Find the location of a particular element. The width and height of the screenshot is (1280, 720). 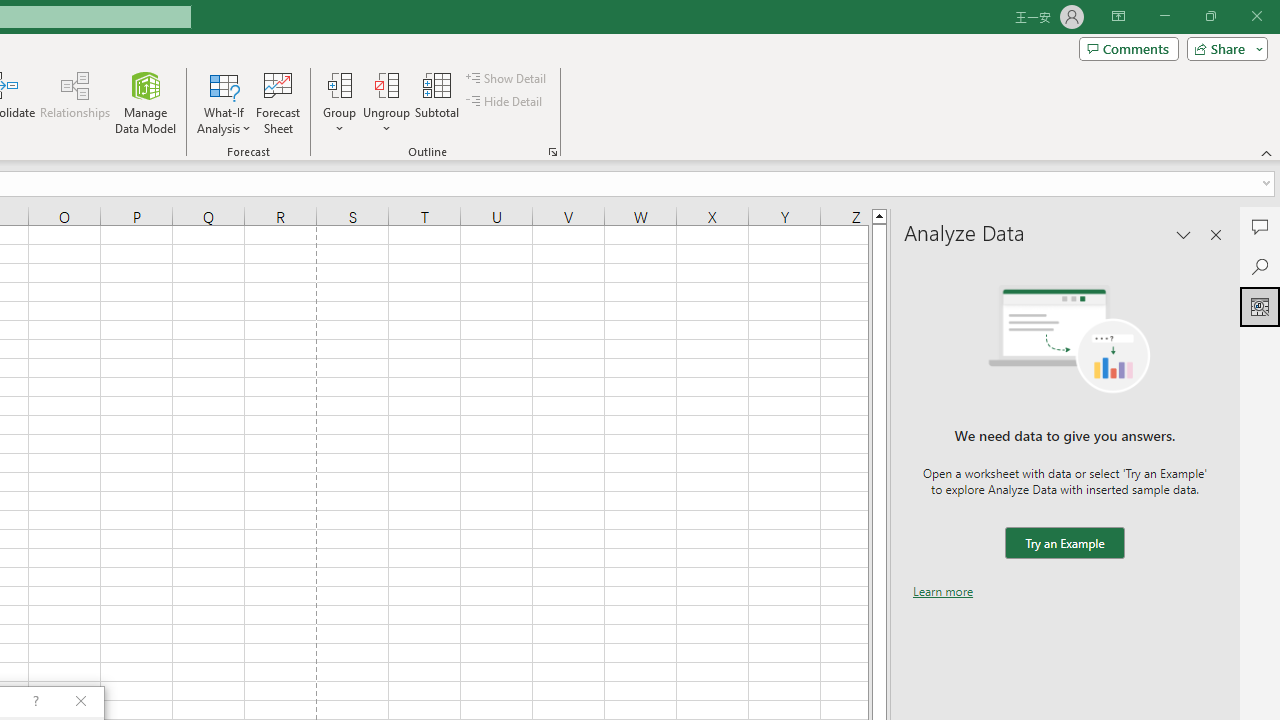

'What-If Analysis' is located at coordinates (224, 103).